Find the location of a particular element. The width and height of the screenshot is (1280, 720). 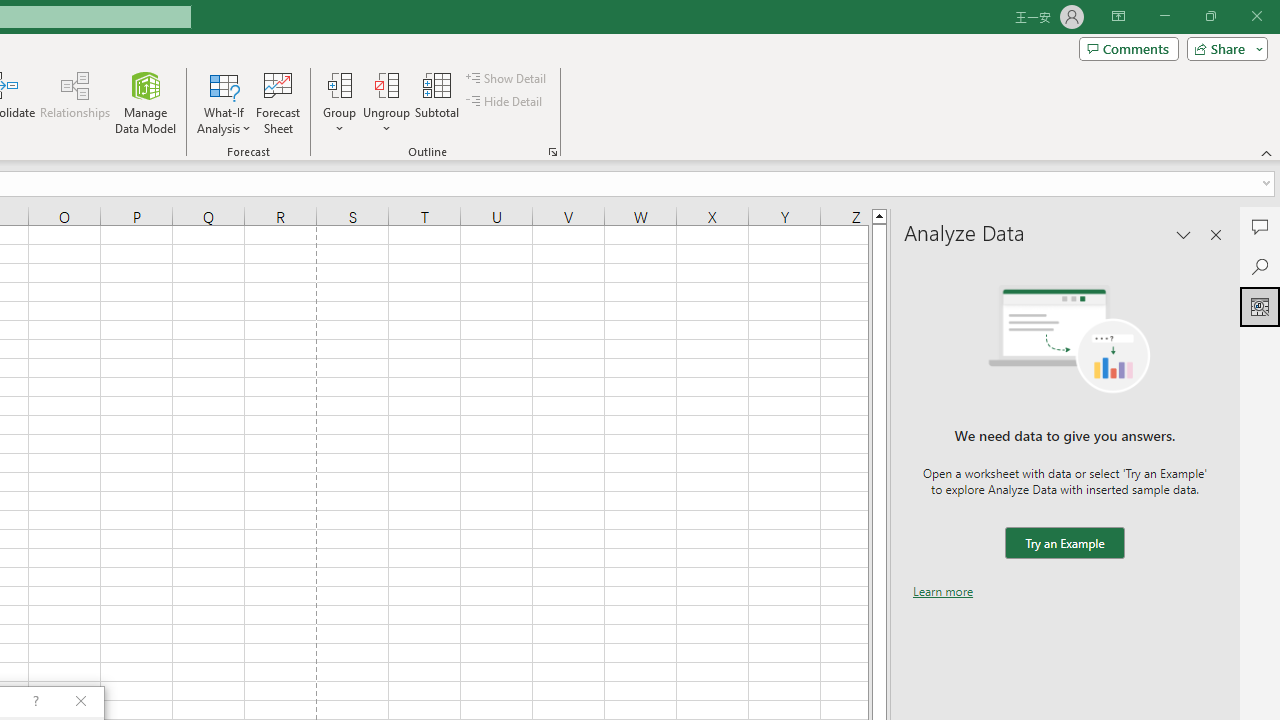

'What-If Analysis' is located at coordinates (224, 103).